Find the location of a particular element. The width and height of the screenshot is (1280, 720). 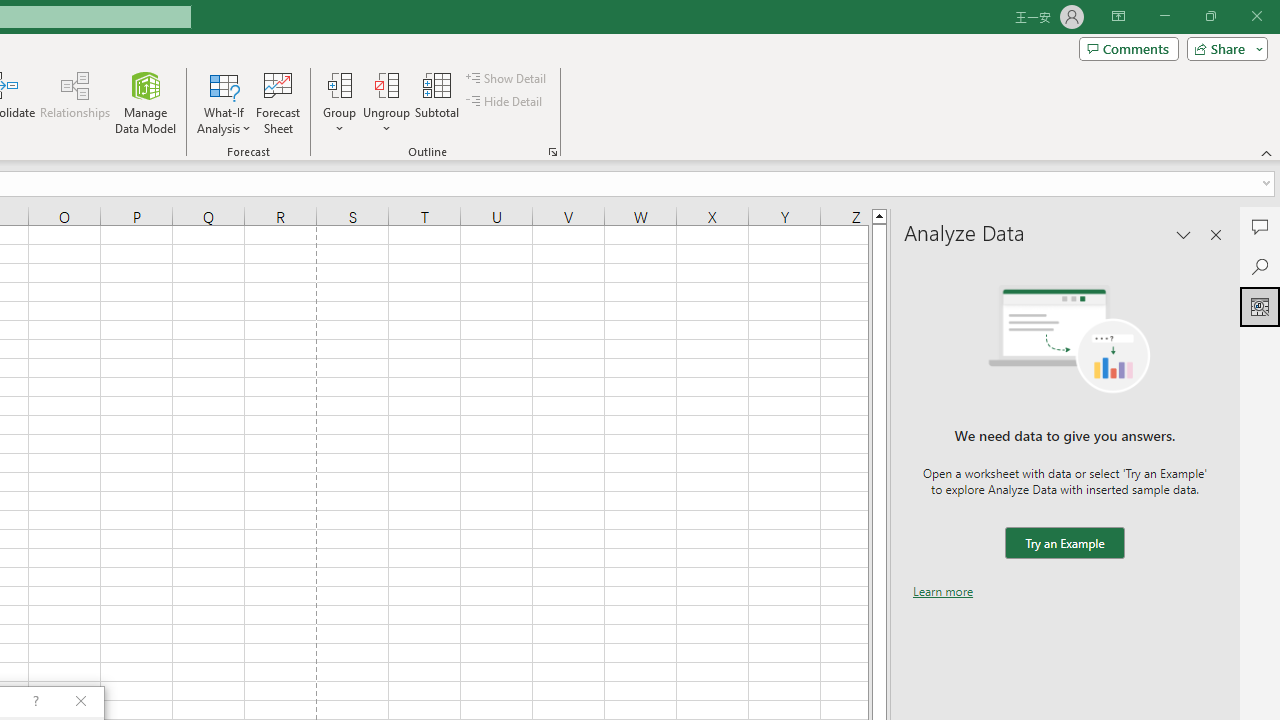

'What-If Analysis' is located at coordinates (224, 103).